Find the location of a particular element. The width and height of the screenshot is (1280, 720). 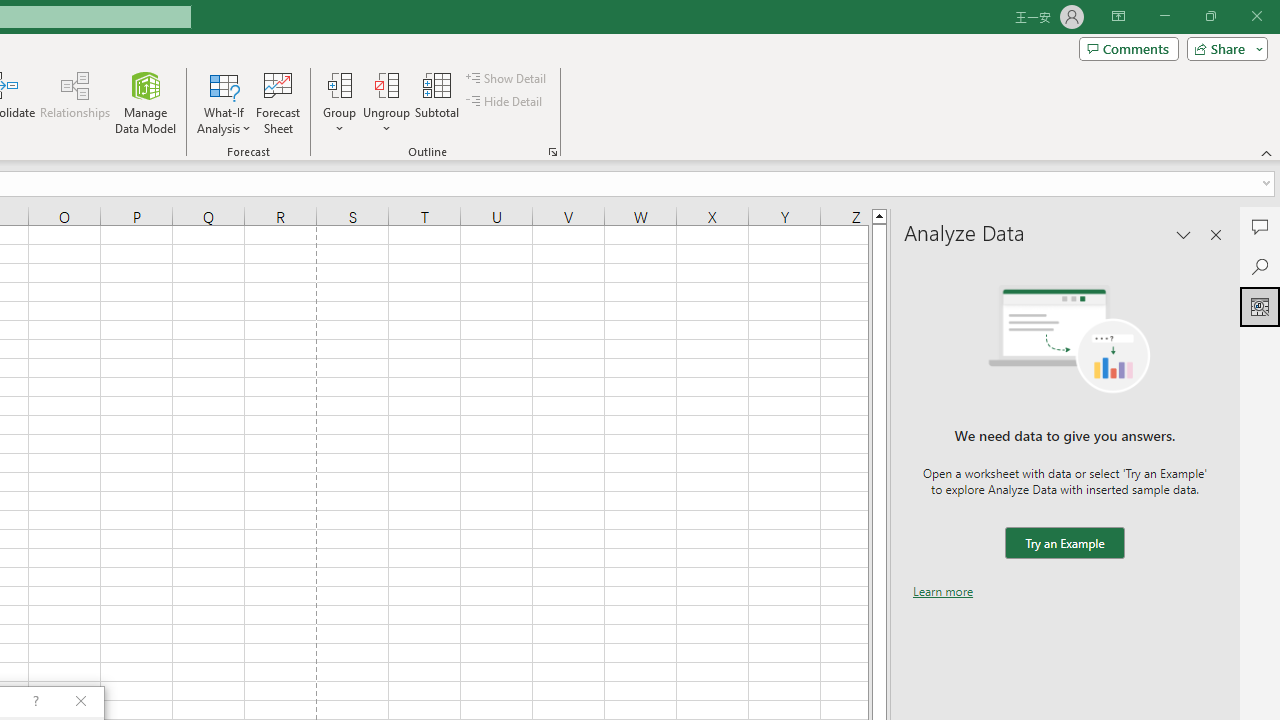

'What-If Analysis' is located at coordinates (224, 103).